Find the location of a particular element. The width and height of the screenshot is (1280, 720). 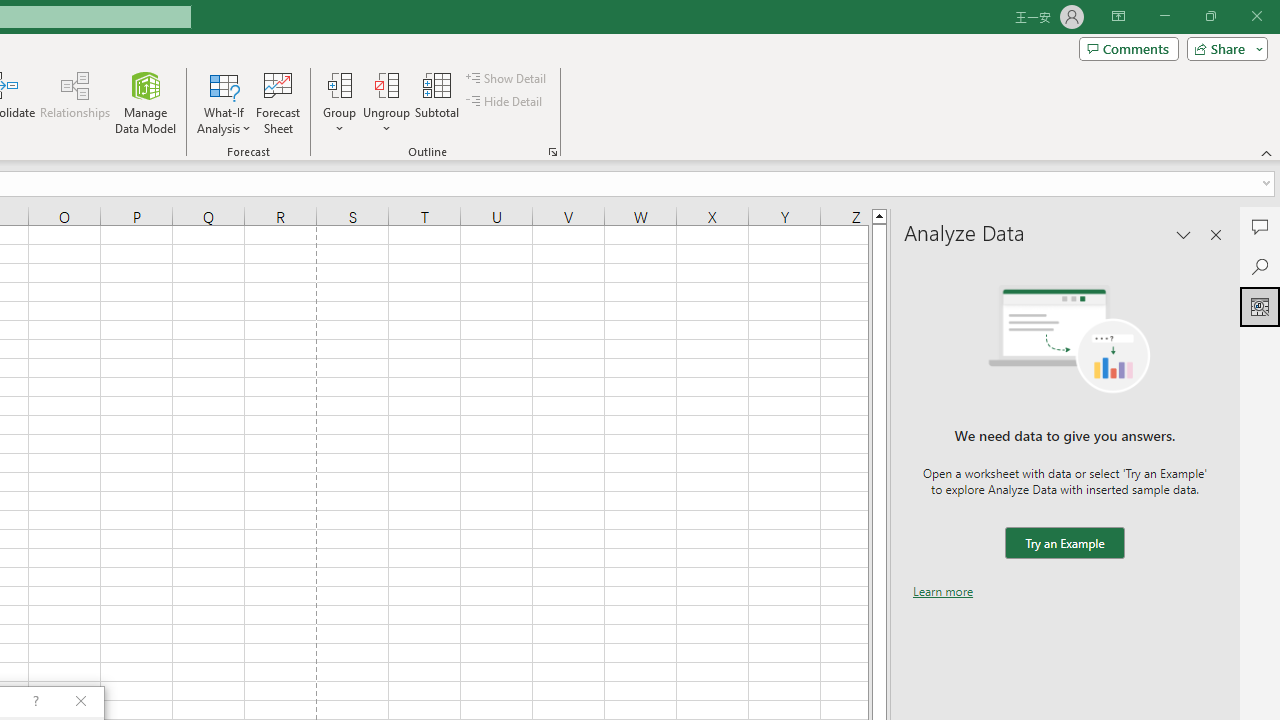

'What-If Analysis' is located at coordinates (224, 103).